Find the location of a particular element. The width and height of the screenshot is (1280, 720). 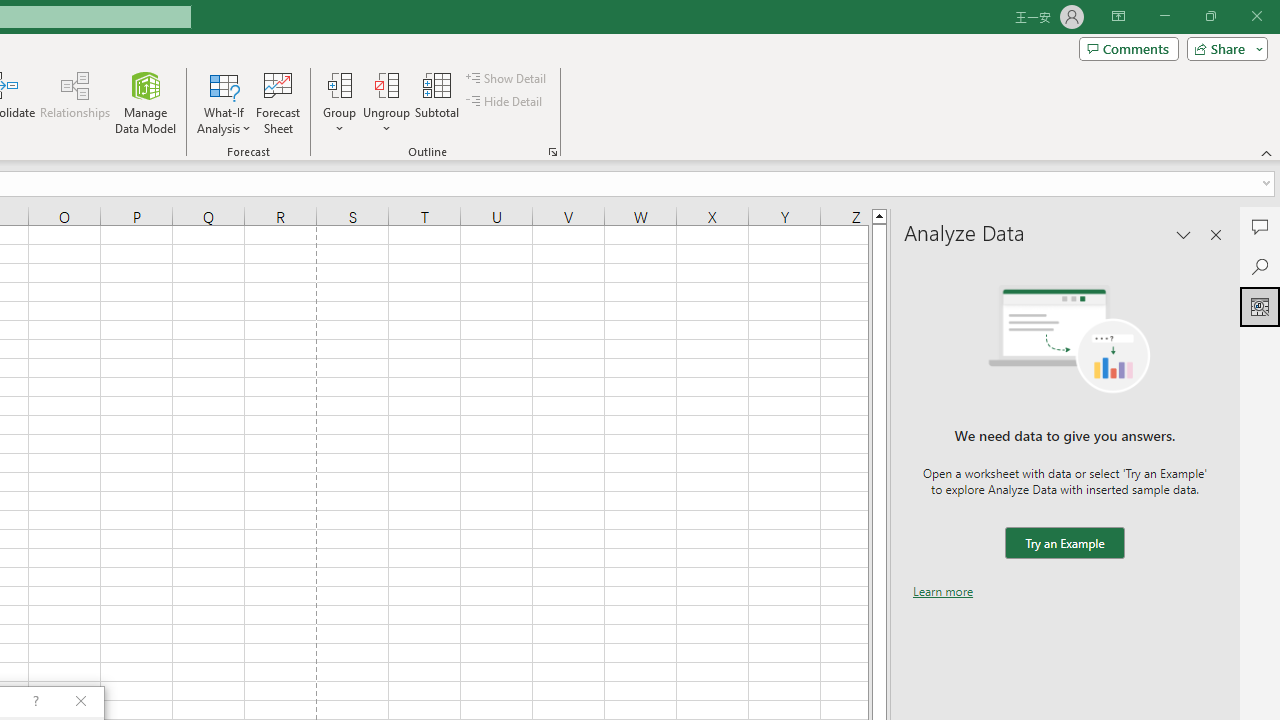

'What-If Analysis' is located at coordinates (224, 103).